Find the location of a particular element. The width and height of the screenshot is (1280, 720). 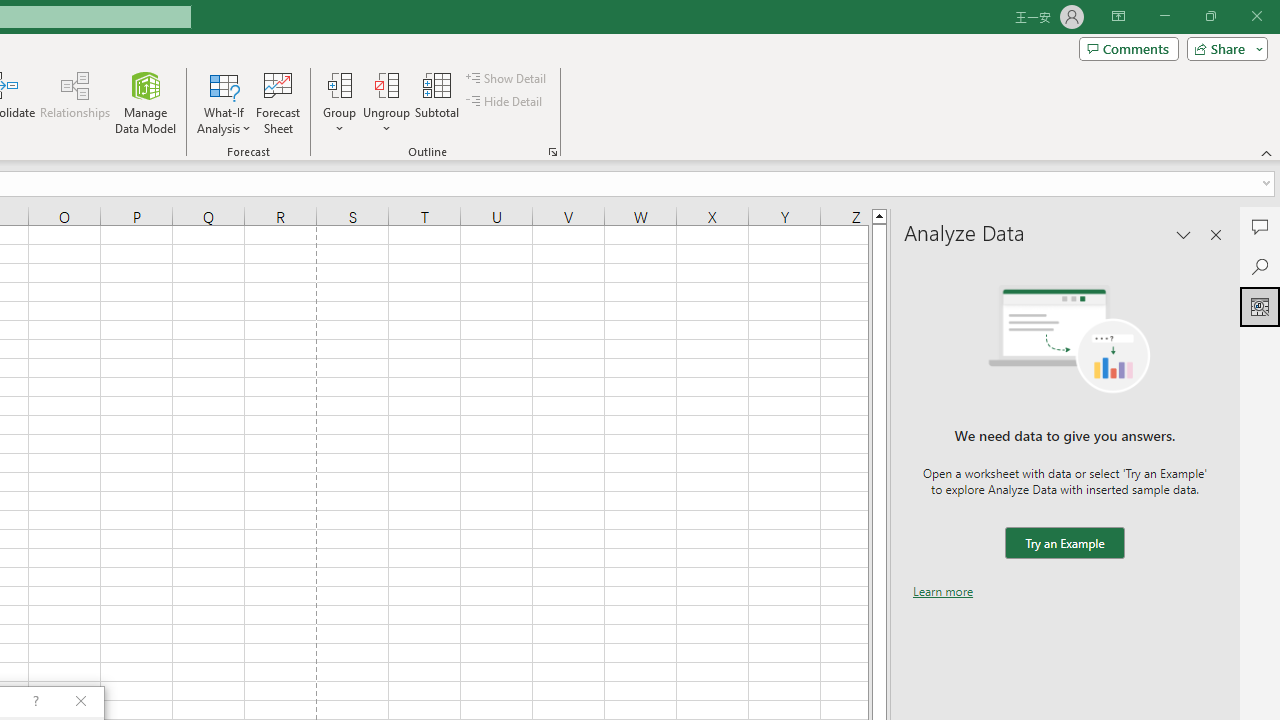

'What-If Analysis' is located at coordinates (224, 103).